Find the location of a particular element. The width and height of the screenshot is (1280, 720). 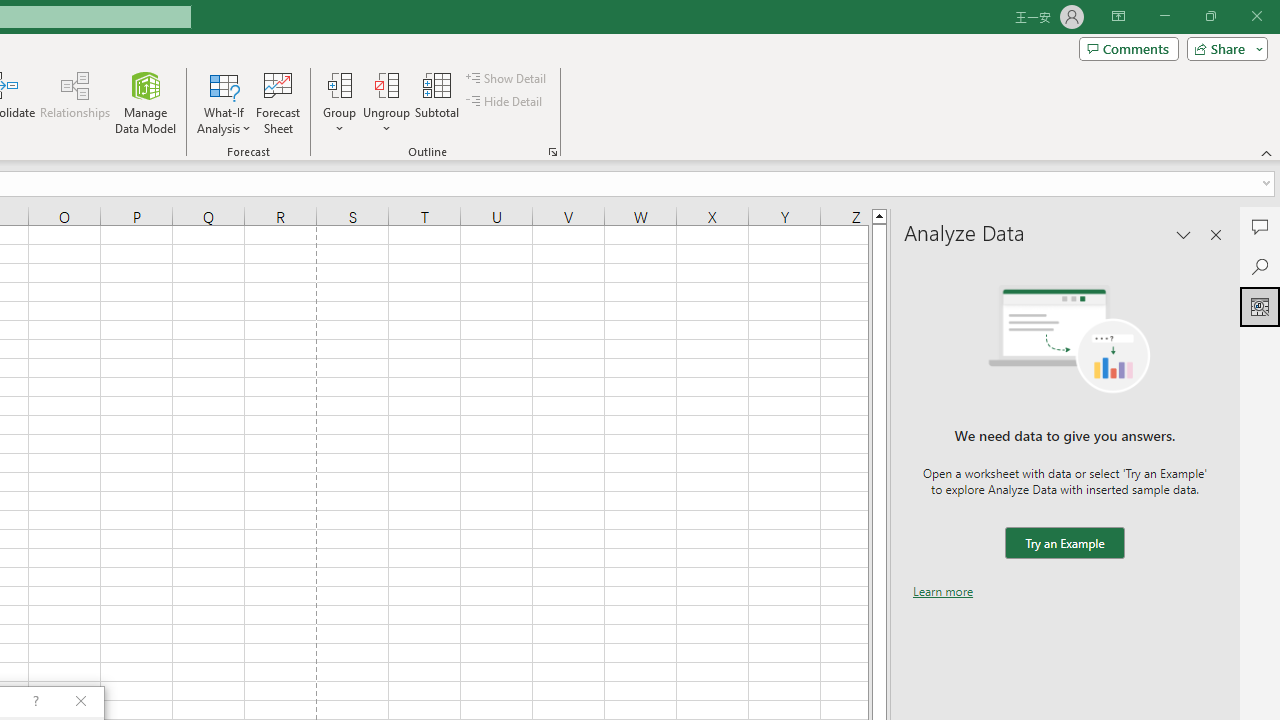

'What-If Analysis' is located at coordinates (224, 103).